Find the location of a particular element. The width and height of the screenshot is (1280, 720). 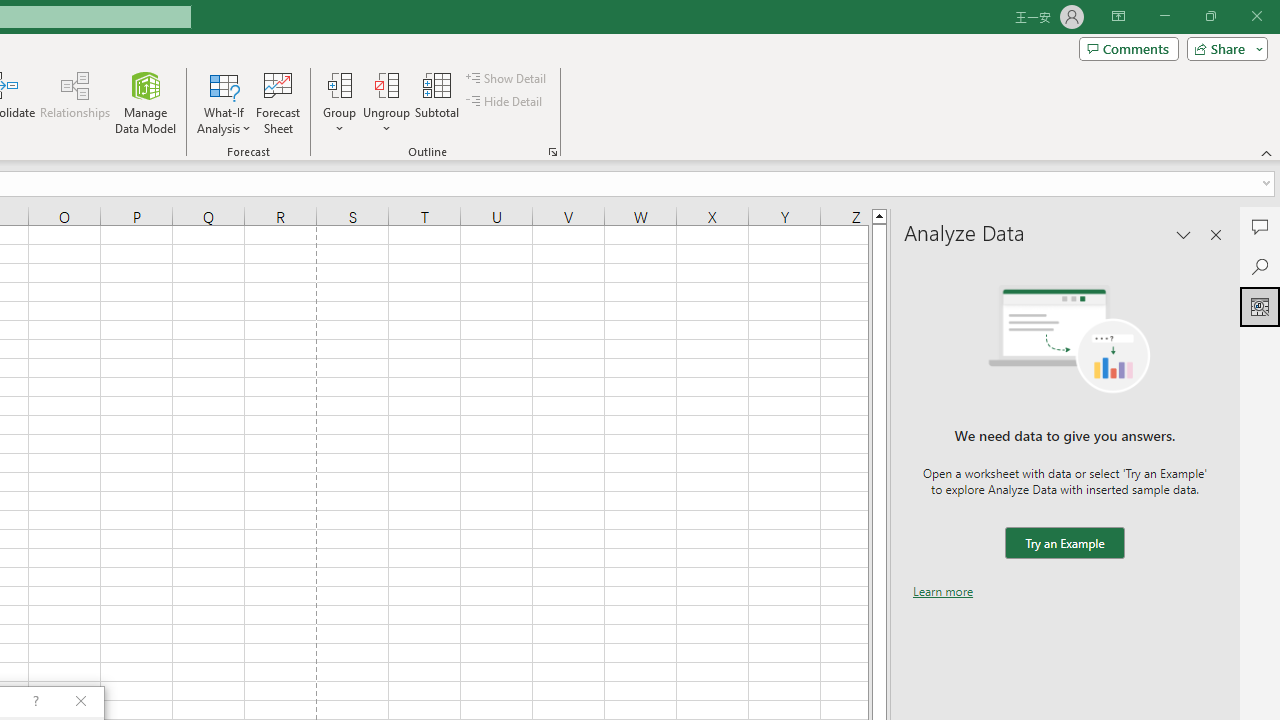

'What-If Analysis' is located at coordinates (224, 103).